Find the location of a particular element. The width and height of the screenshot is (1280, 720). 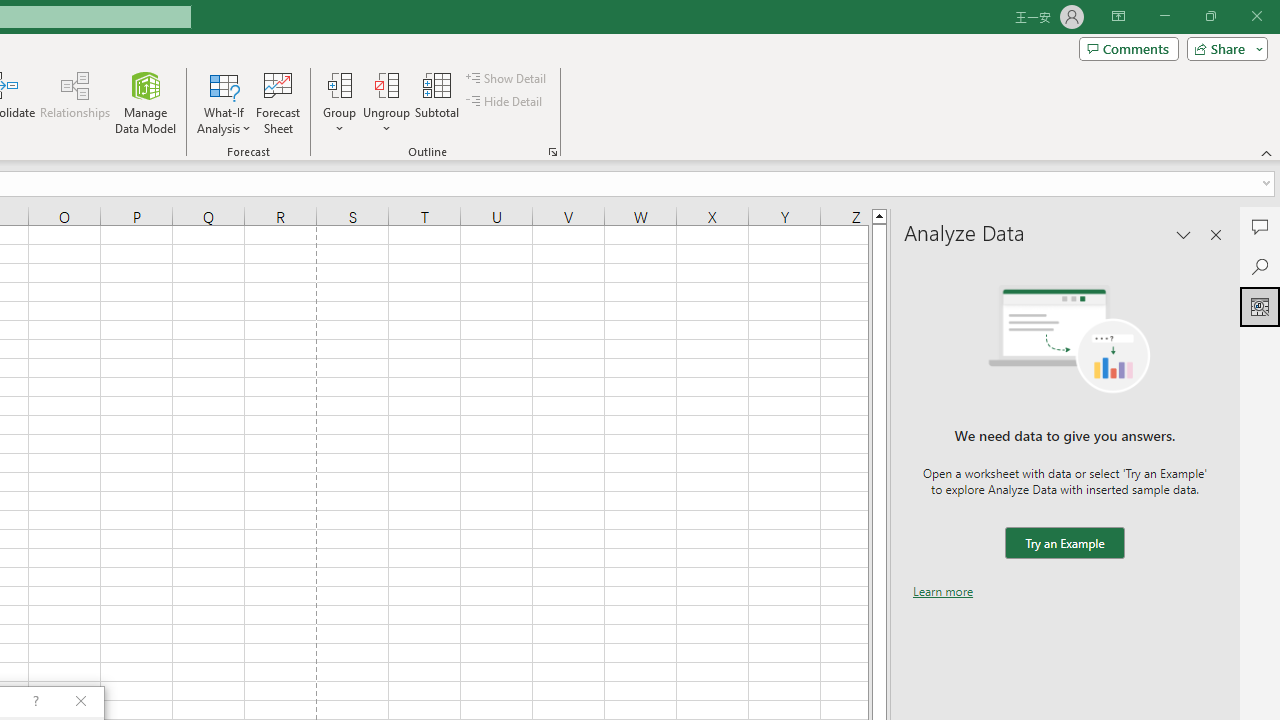

'What-If Analysis' is located at coordinates (224, 103).